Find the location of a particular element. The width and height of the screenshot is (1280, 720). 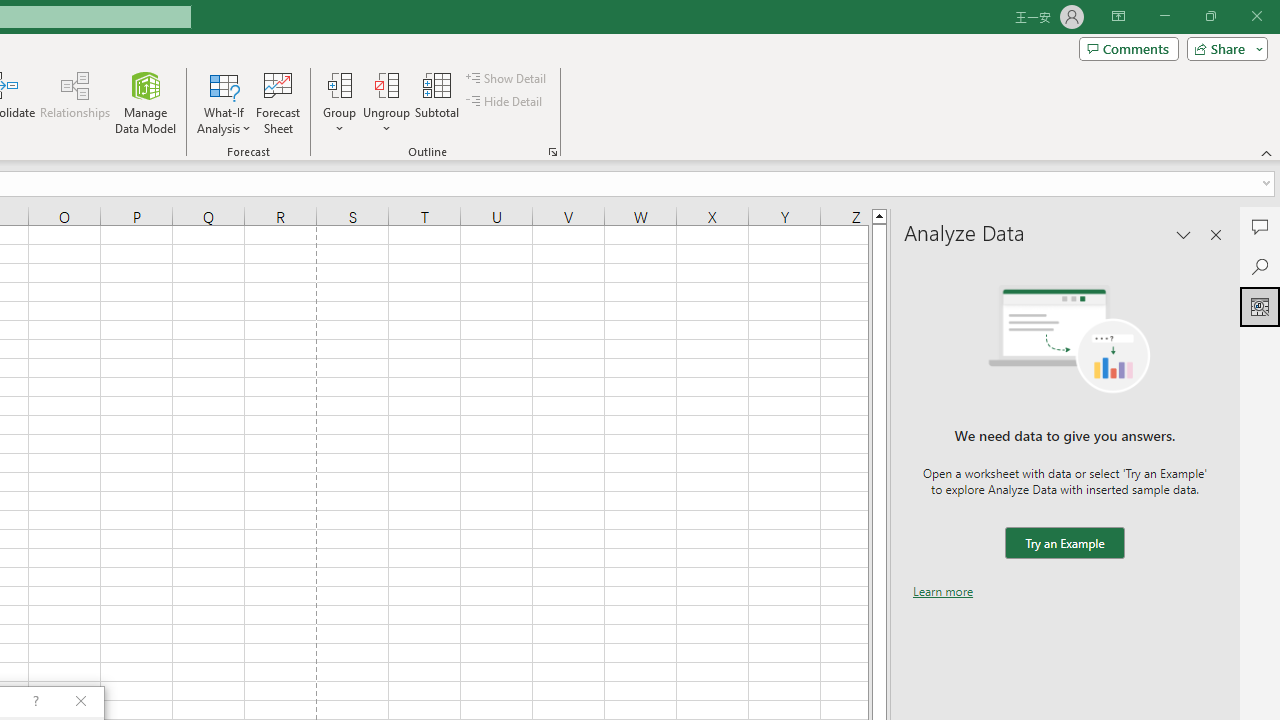

'What-If Analysis' is located at coordinates (224, 103).